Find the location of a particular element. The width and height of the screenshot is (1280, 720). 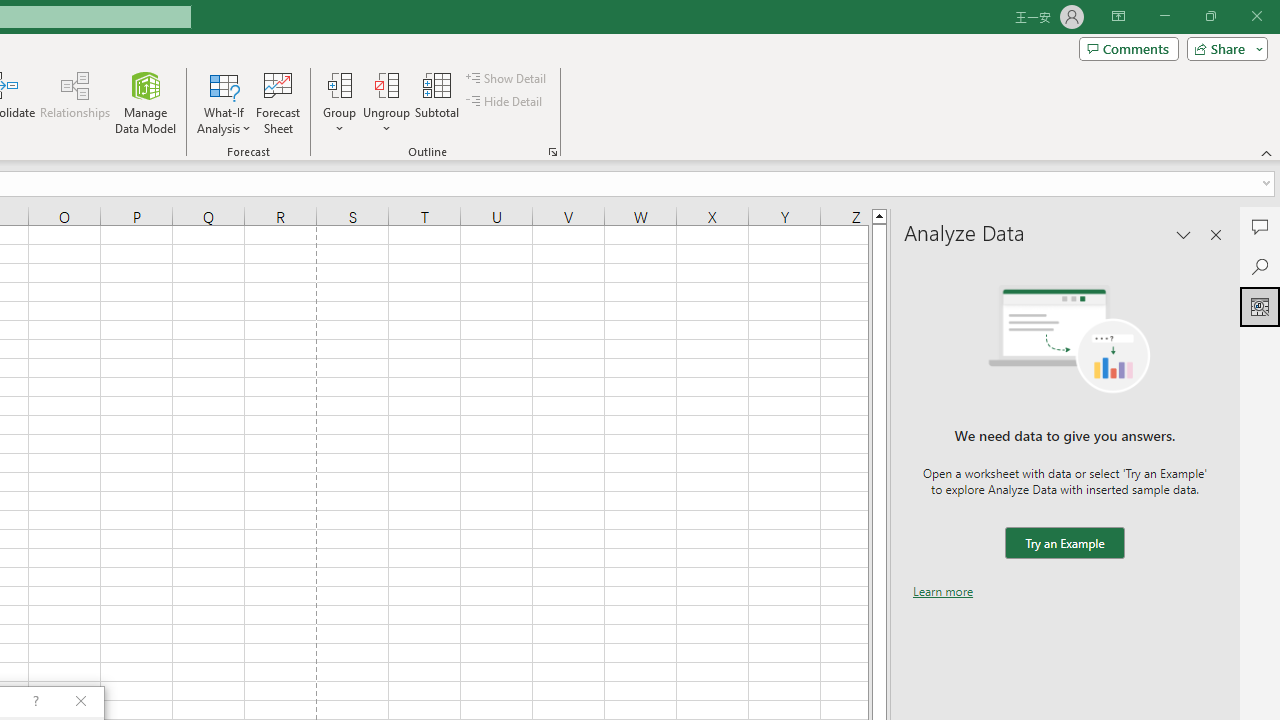

'What-If Analysis' is located at coordinates (224, 103).